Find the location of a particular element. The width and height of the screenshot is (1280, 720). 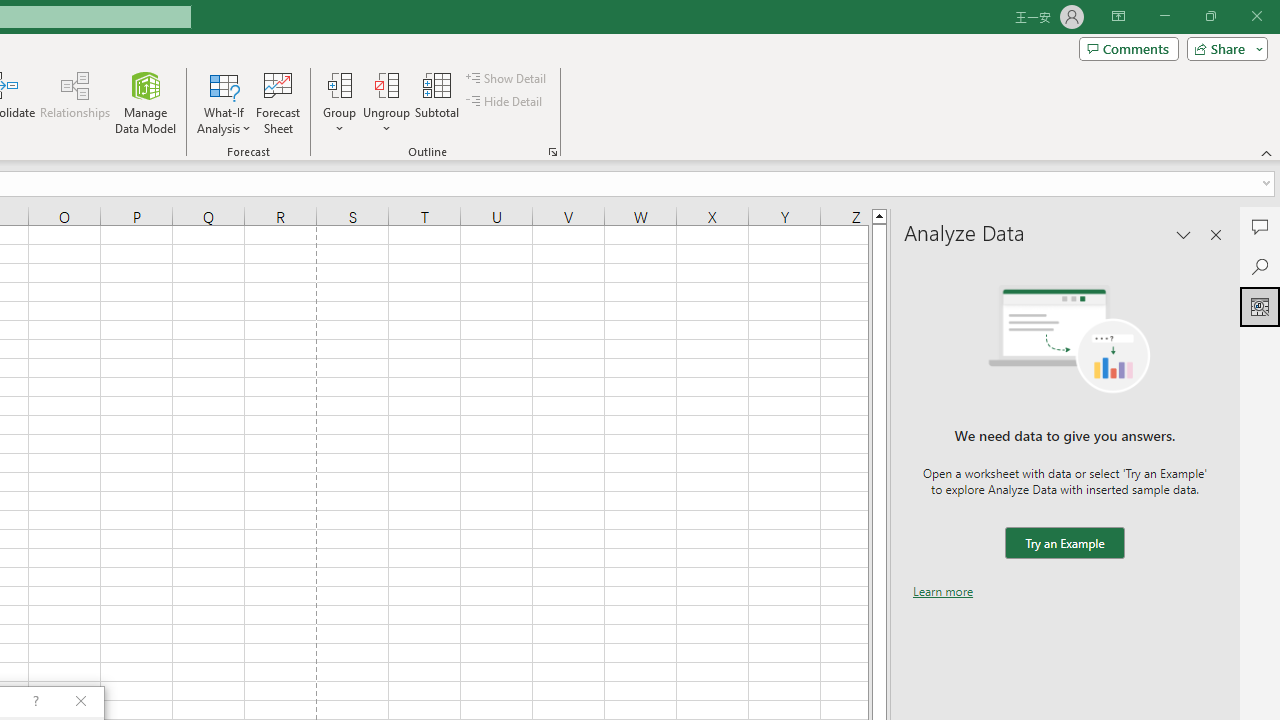

'What-If Analysis' is located at coordinates (224, 103).